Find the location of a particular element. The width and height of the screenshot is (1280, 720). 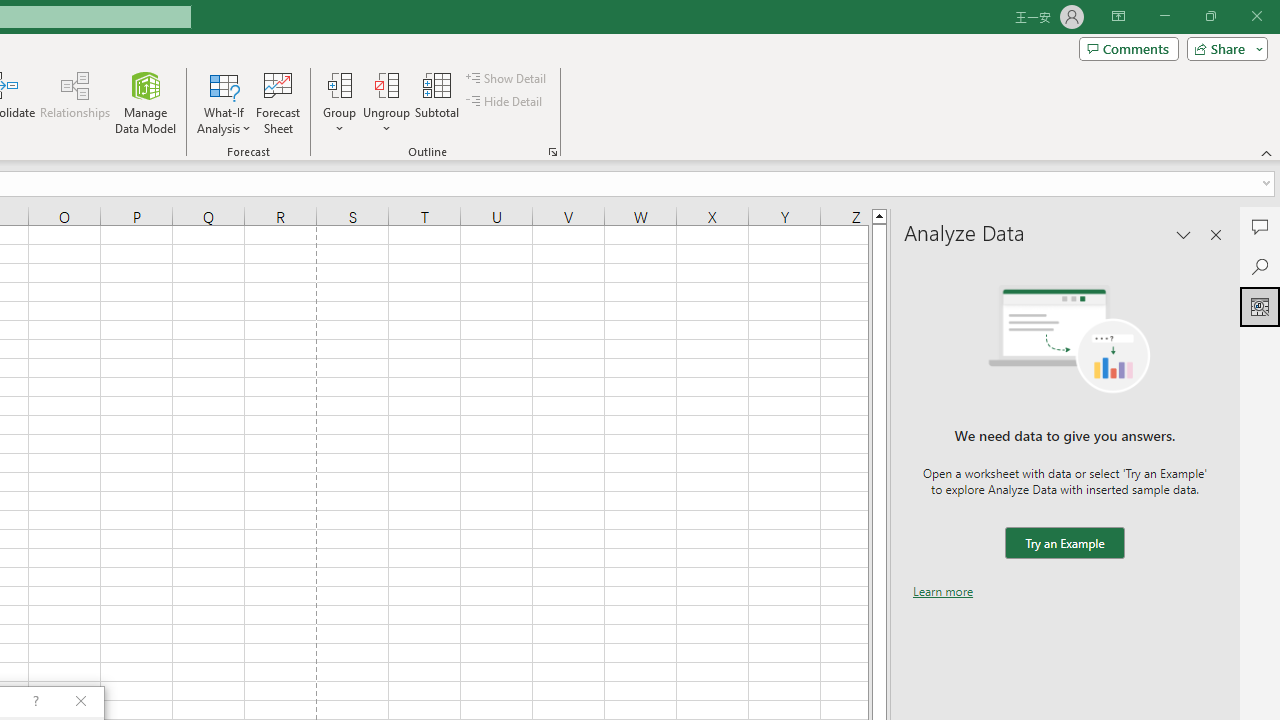

'What-If Analysis' is located at coordinates (224, 103).